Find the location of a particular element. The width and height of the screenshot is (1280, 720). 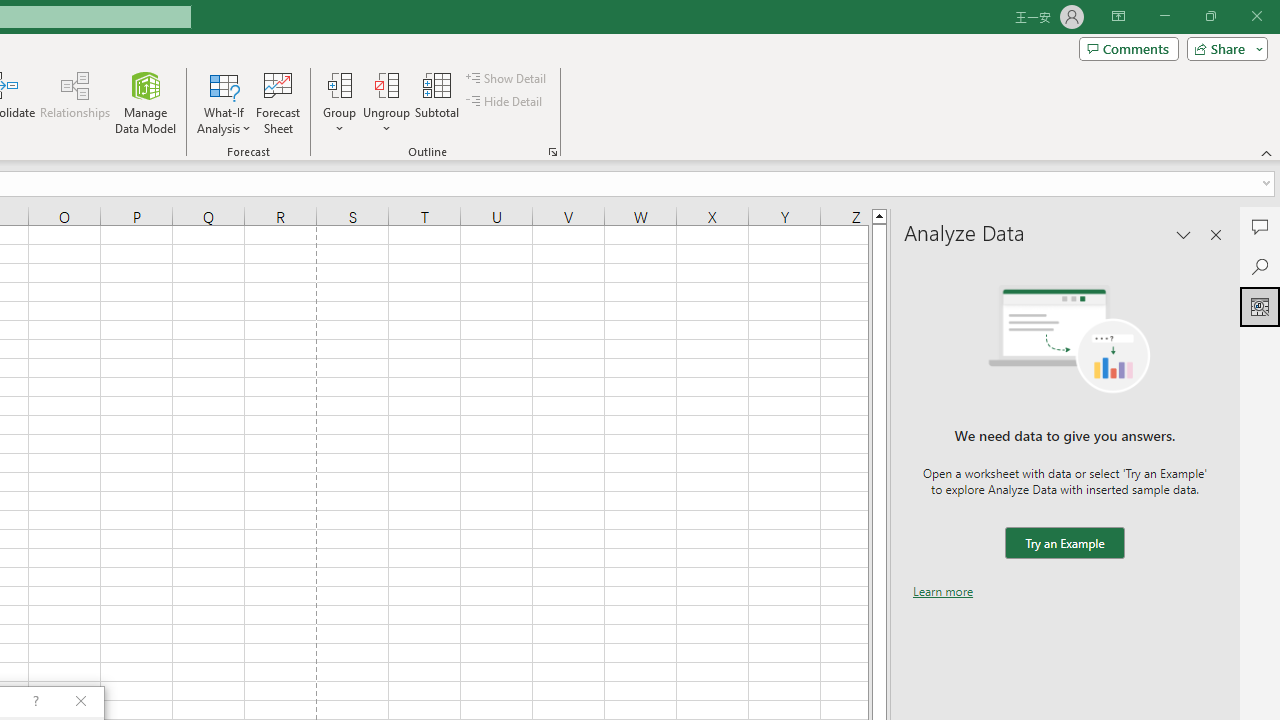

'What-If Analysis' is located at coordinates (224, 103).